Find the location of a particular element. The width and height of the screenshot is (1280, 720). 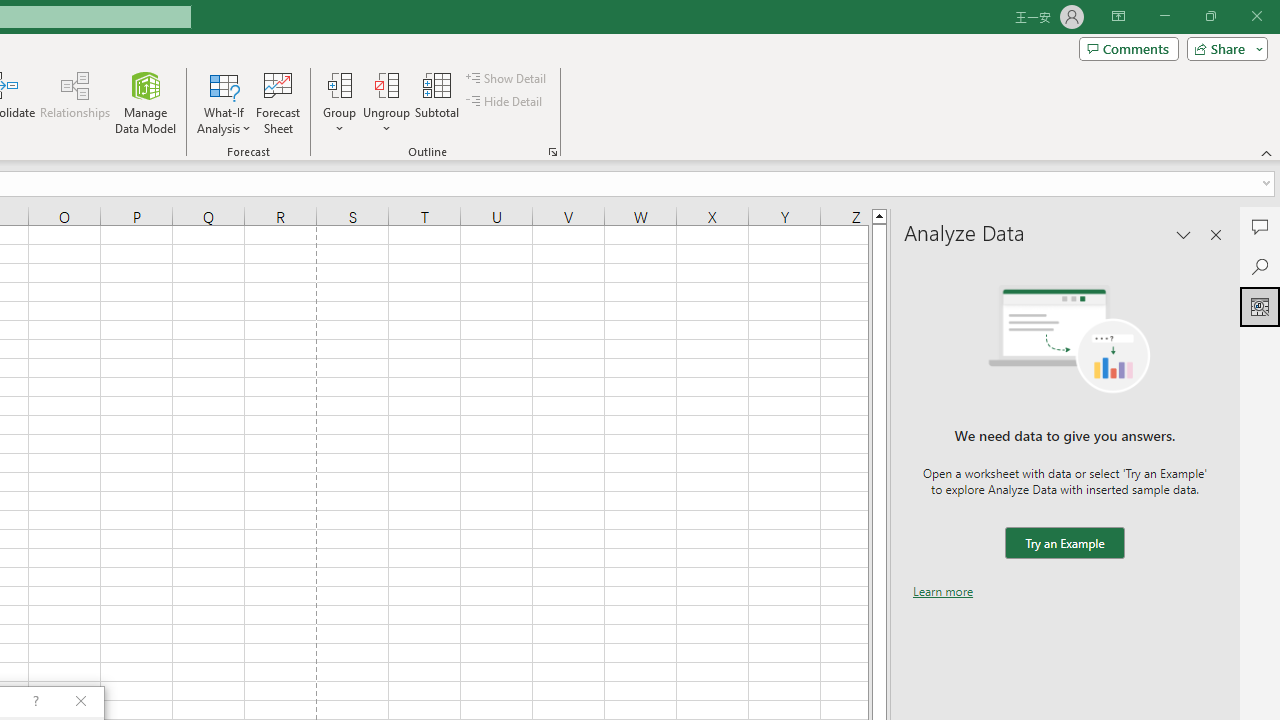

'What-If Analysis' is located at coordinates (224, 103).